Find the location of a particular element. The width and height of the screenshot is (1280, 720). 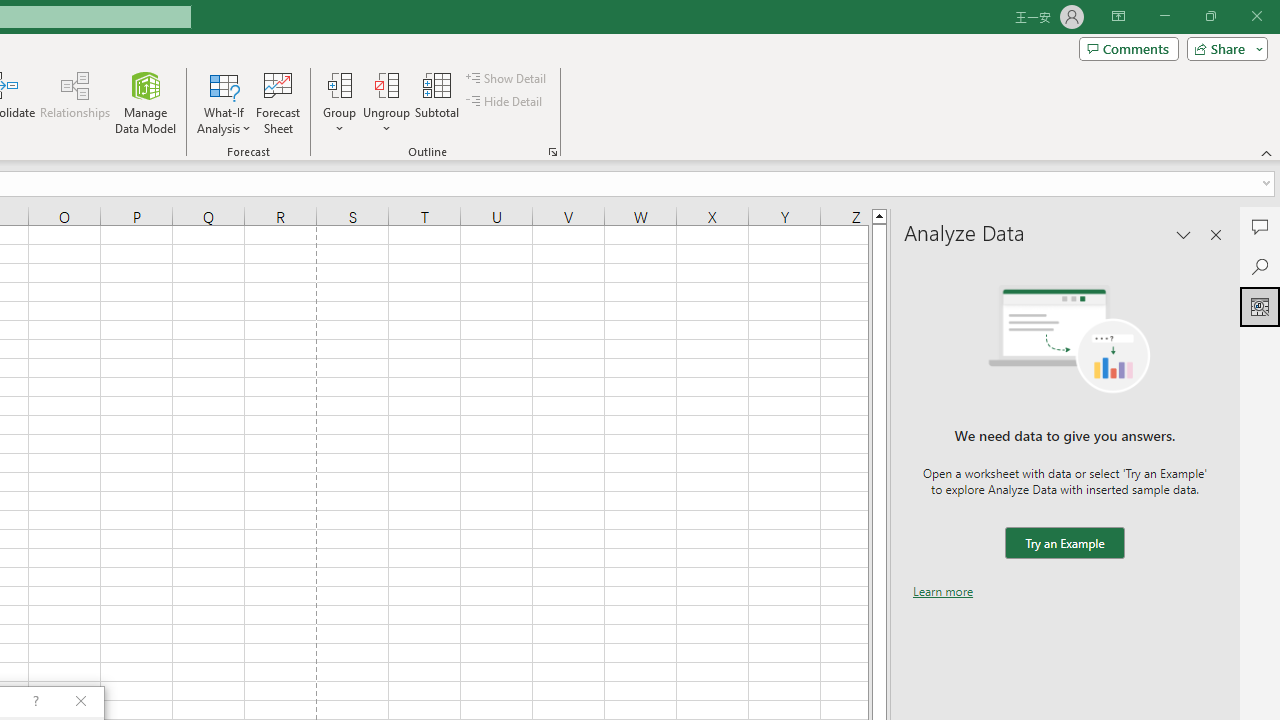

'What-If Analysis' is located at coordinates (224, 103).